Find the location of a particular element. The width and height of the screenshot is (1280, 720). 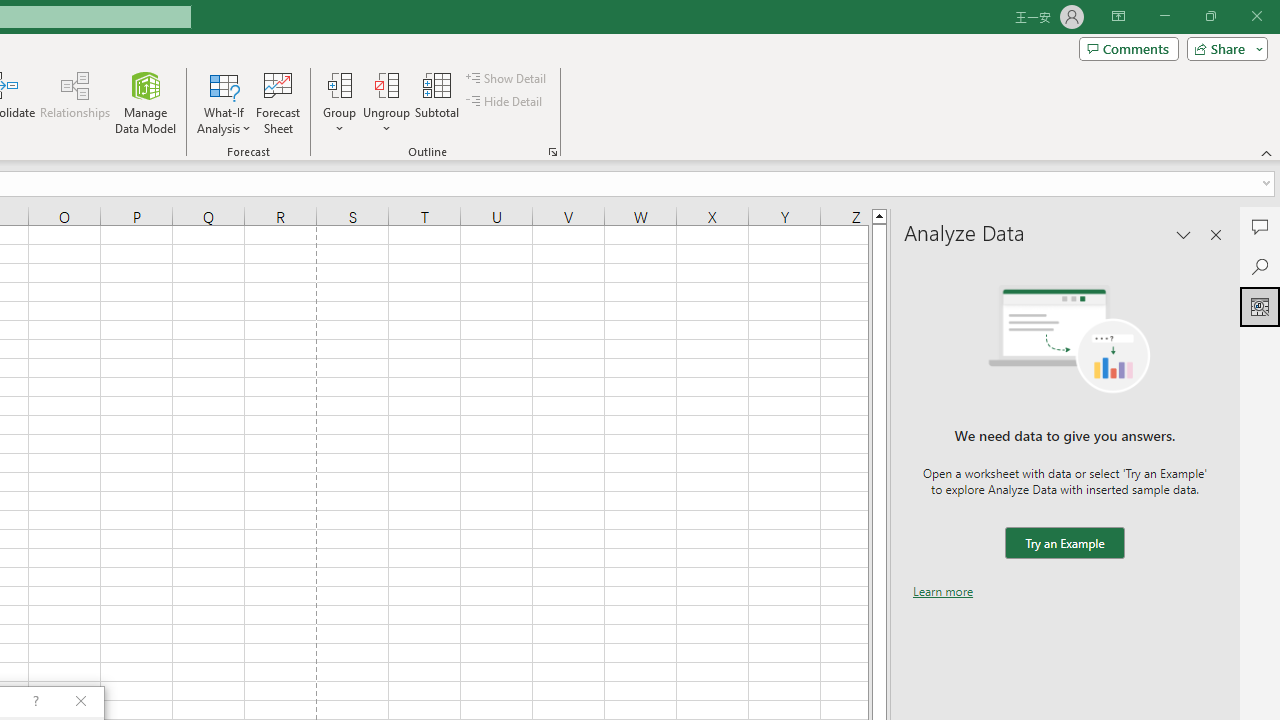

'What-If Analysis' is located at coordinates (224, 103).